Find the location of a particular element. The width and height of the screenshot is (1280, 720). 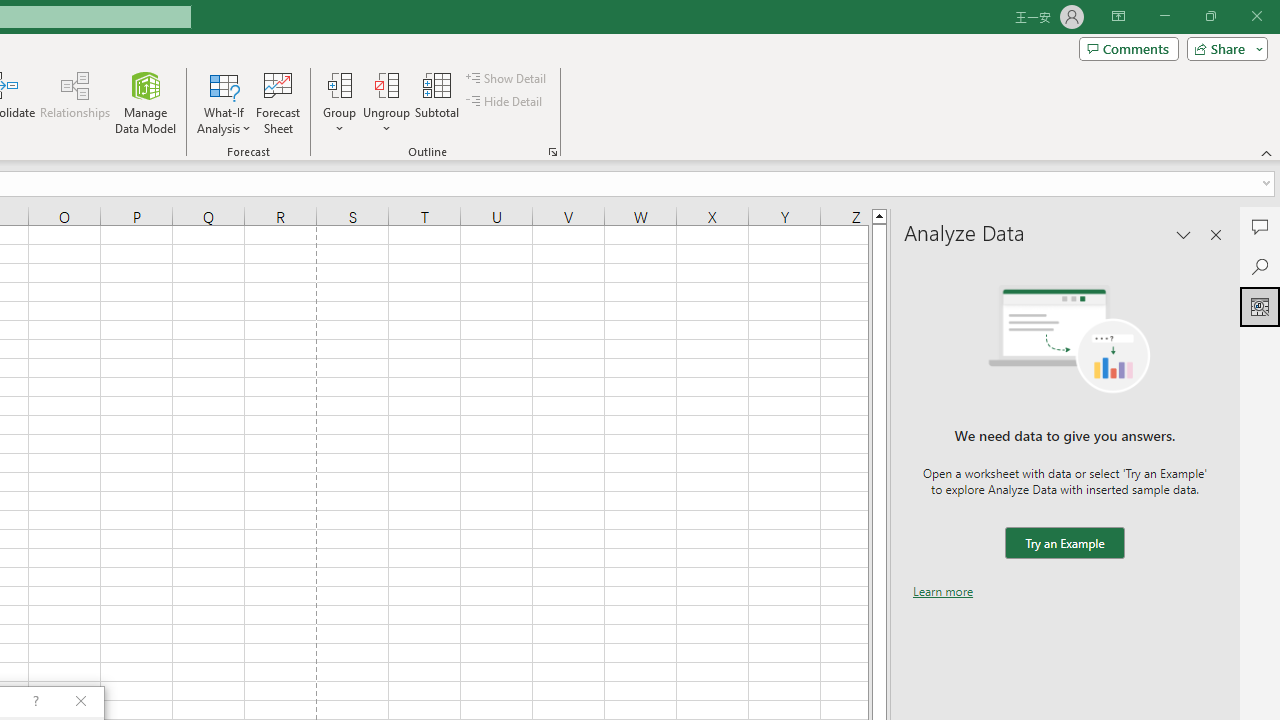

'What-If Analysis' is located at coordinates (224, 103).